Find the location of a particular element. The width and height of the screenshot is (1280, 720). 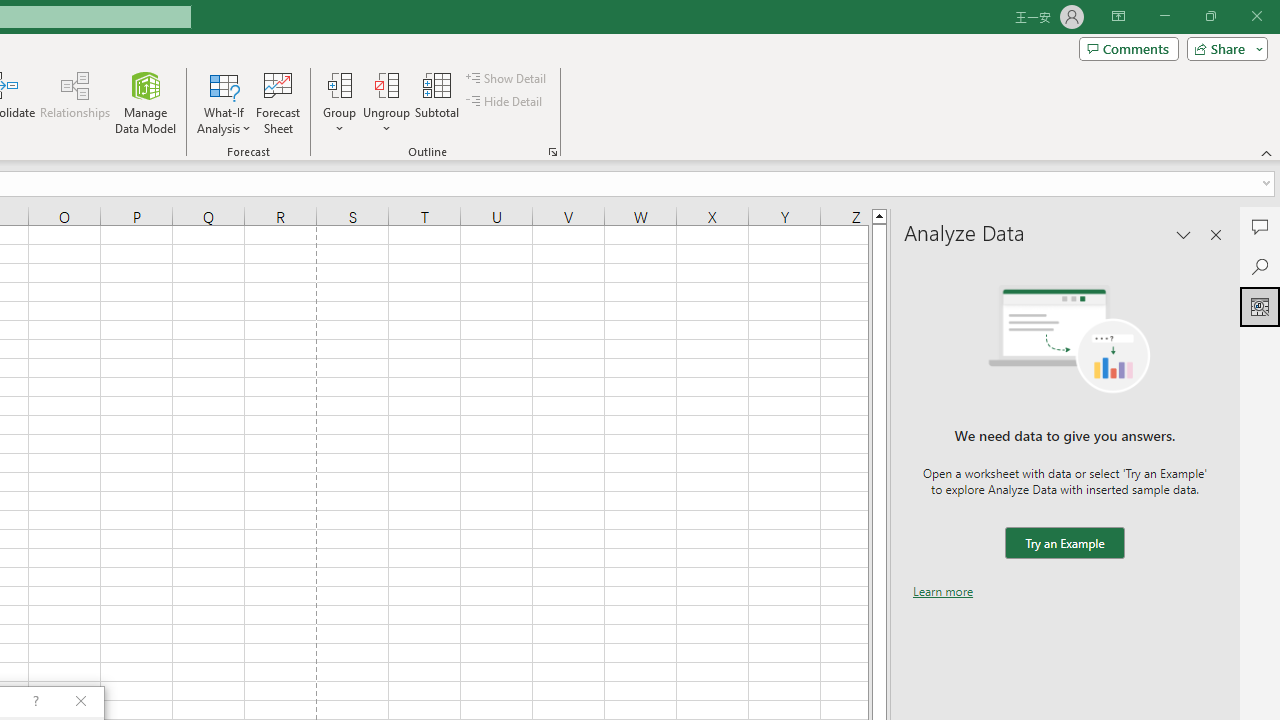

'What-If Analysis' is located at coordinates (224, 103).